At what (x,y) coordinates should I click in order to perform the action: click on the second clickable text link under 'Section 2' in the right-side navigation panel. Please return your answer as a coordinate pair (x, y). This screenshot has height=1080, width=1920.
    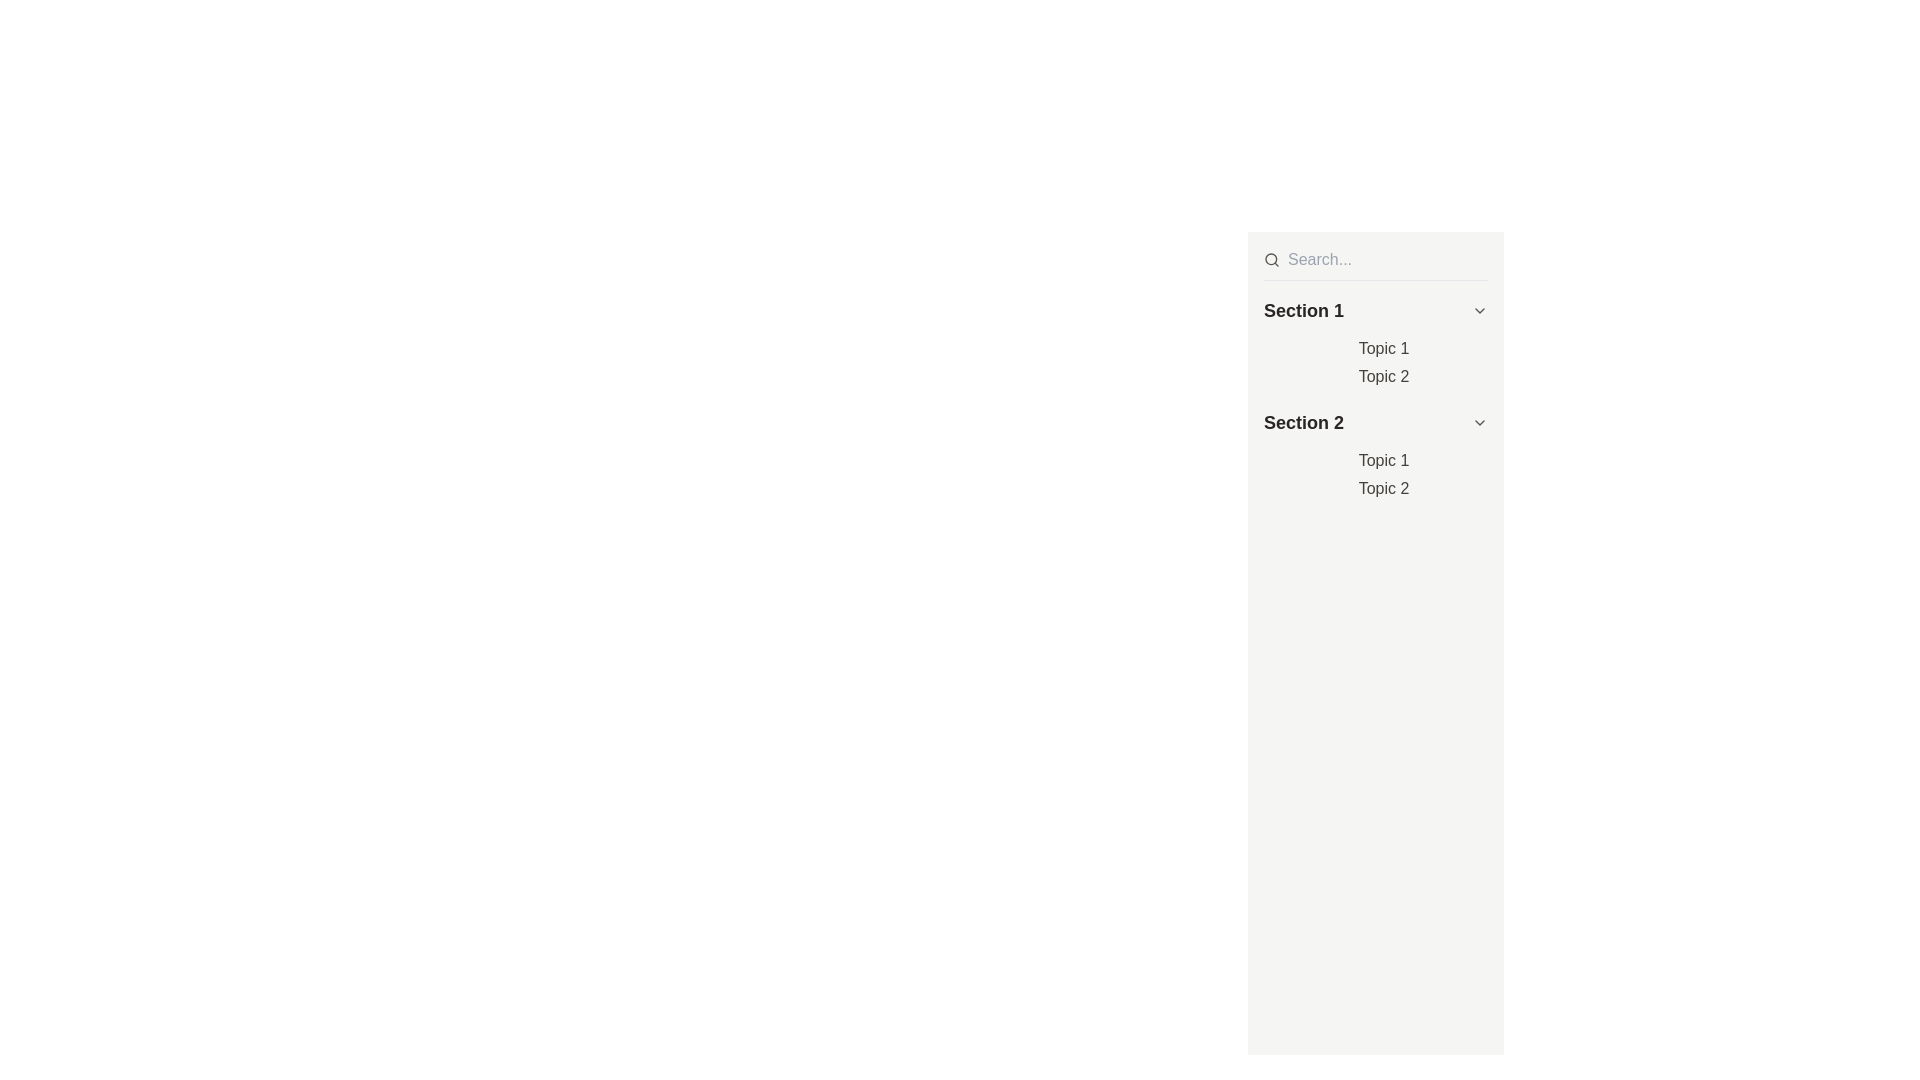
    Looking at the image, I should click on (1382, 489).